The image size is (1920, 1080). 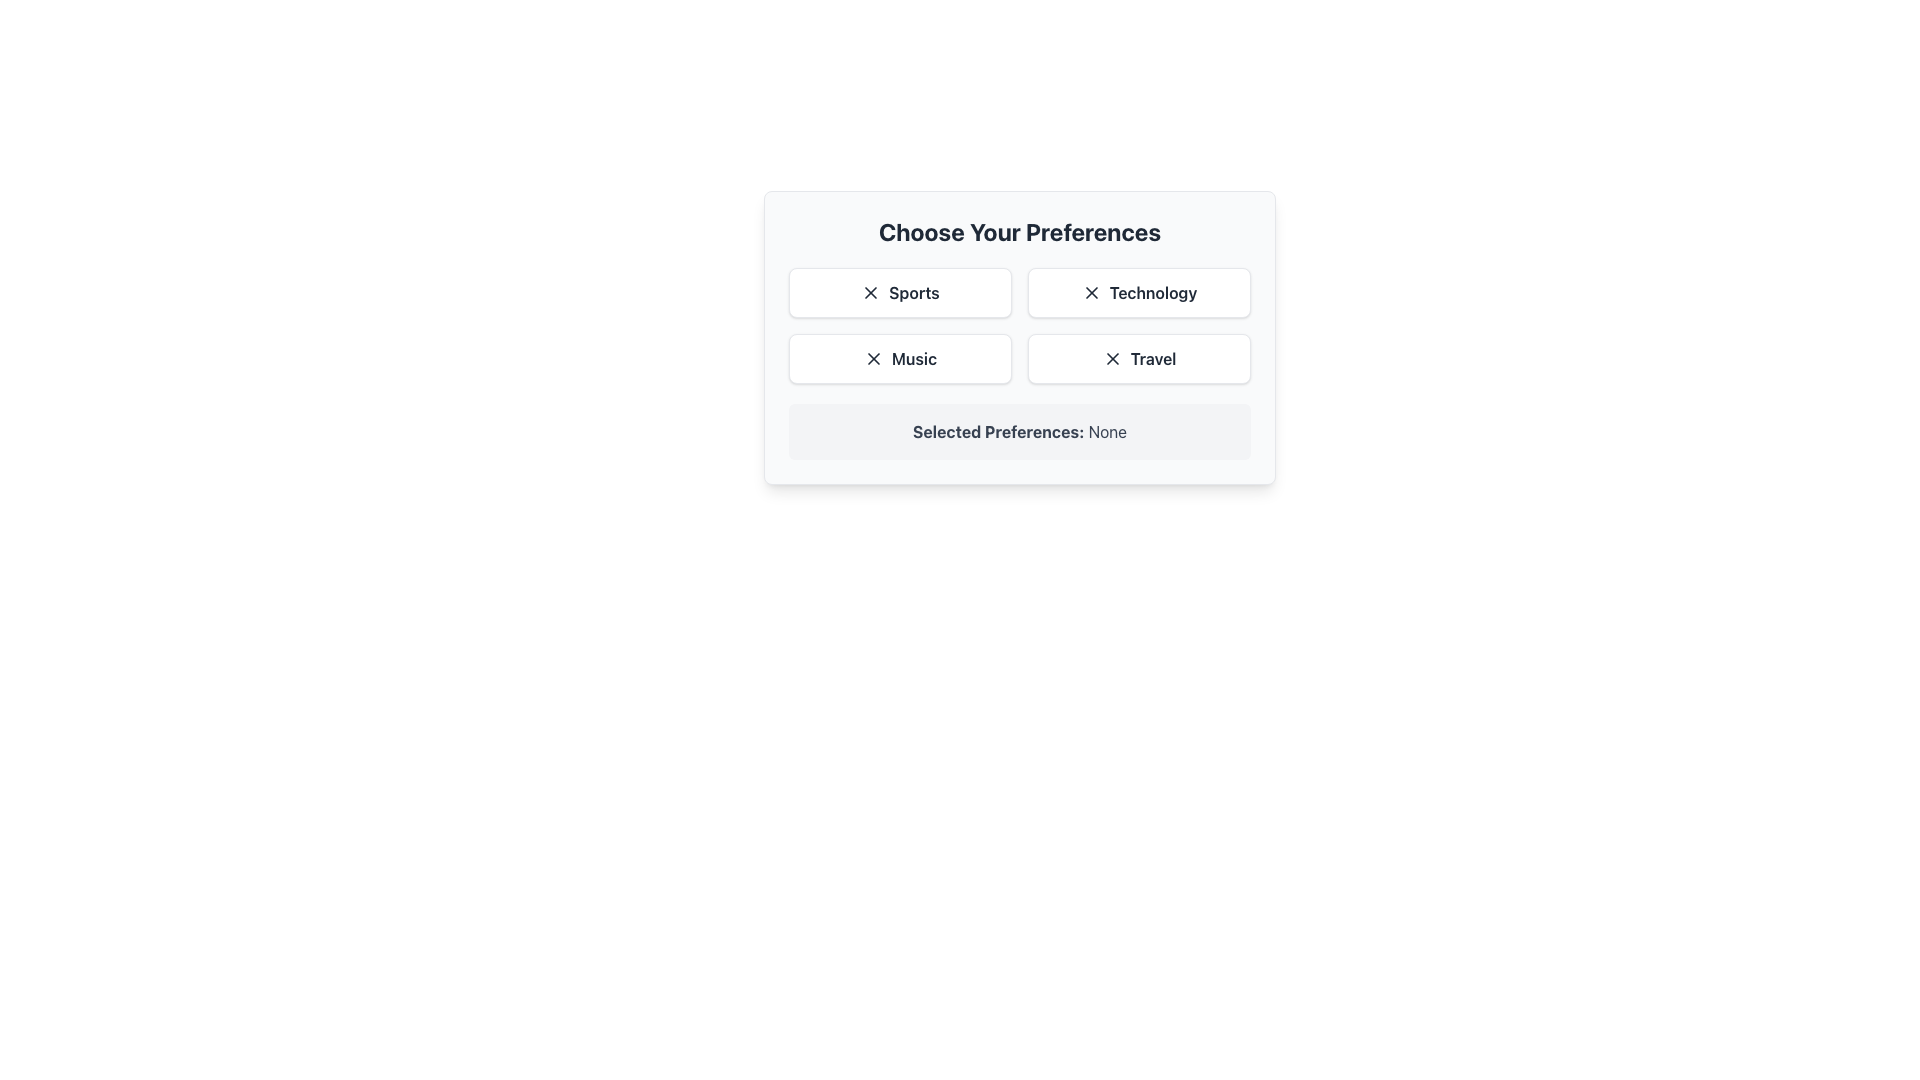 I want to click on the 'Technology' button, which features a left-aligned 'X' icon and gray text, so click(x=1139, y=293).